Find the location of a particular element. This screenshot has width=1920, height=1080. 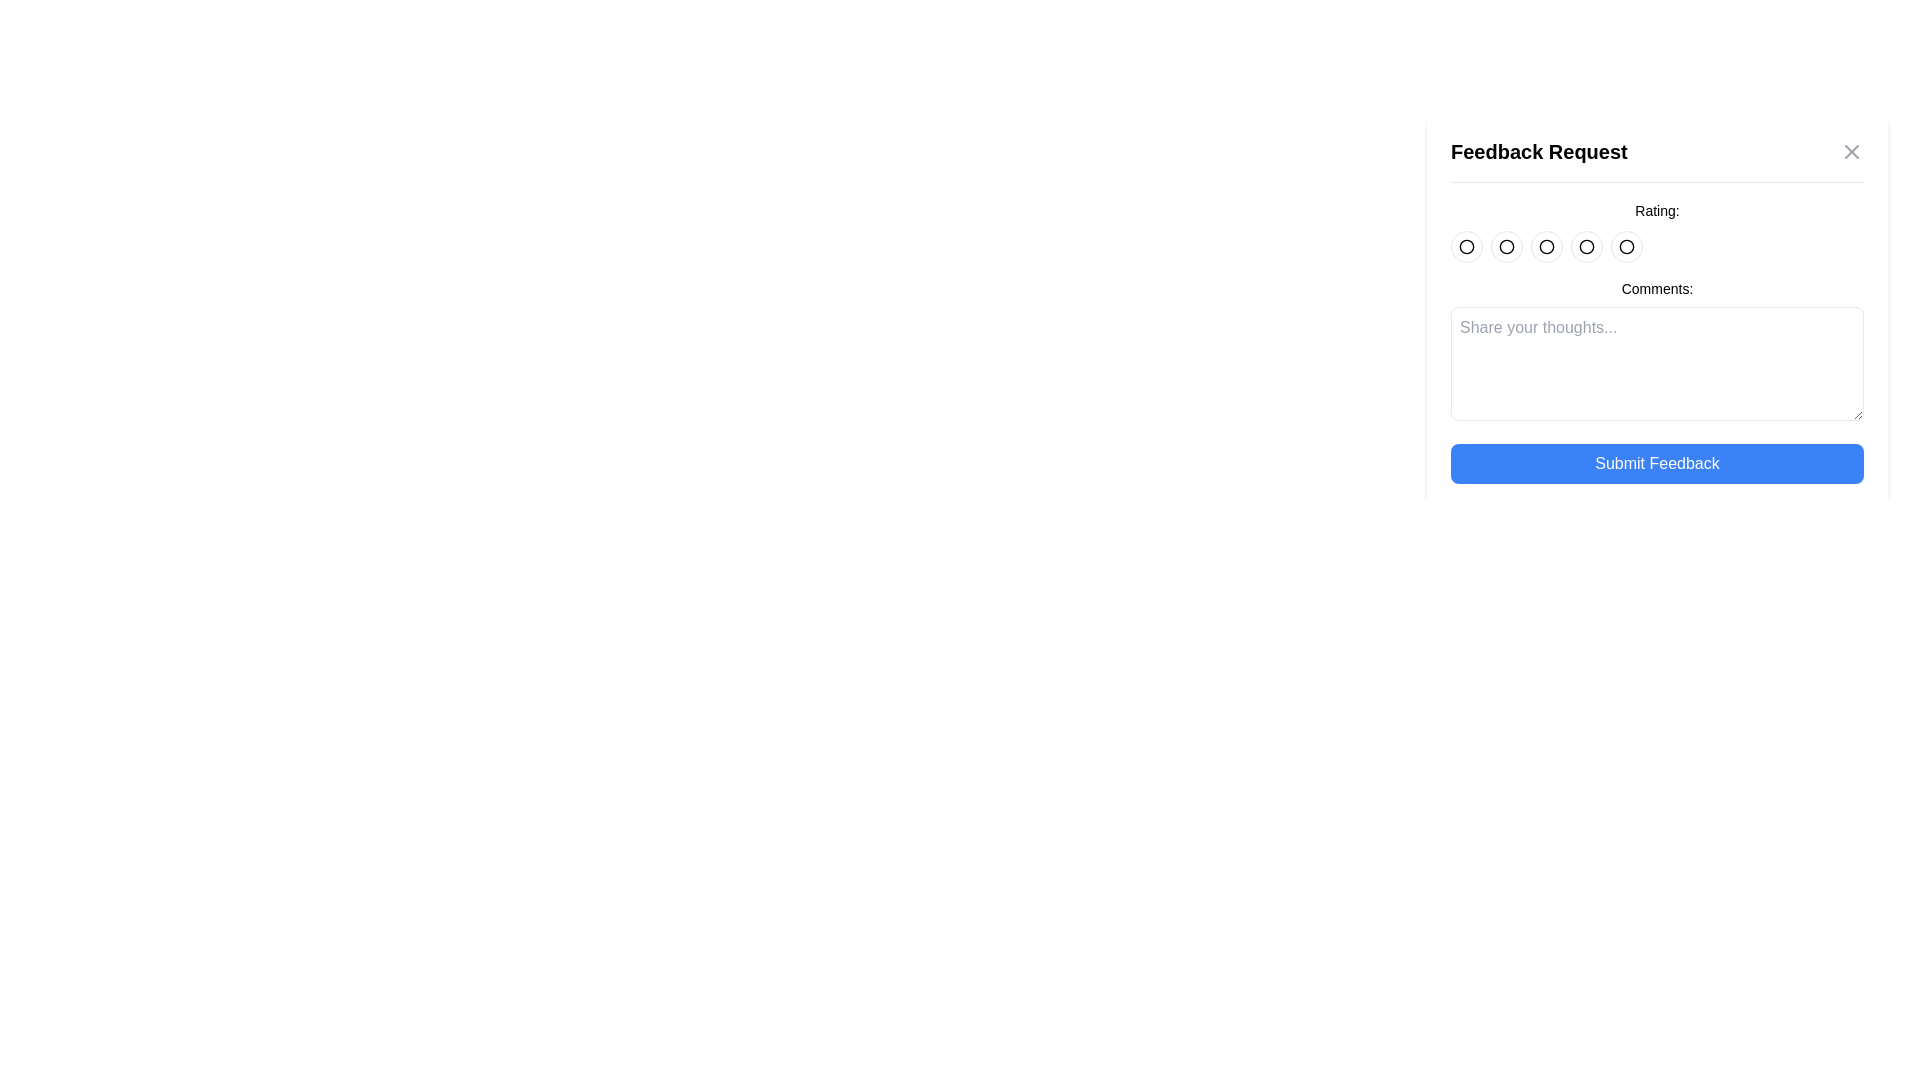

text label that serves as the title of the feedback form, positioned at the leftmost part of the header section is located at coordinates (1538, 150).